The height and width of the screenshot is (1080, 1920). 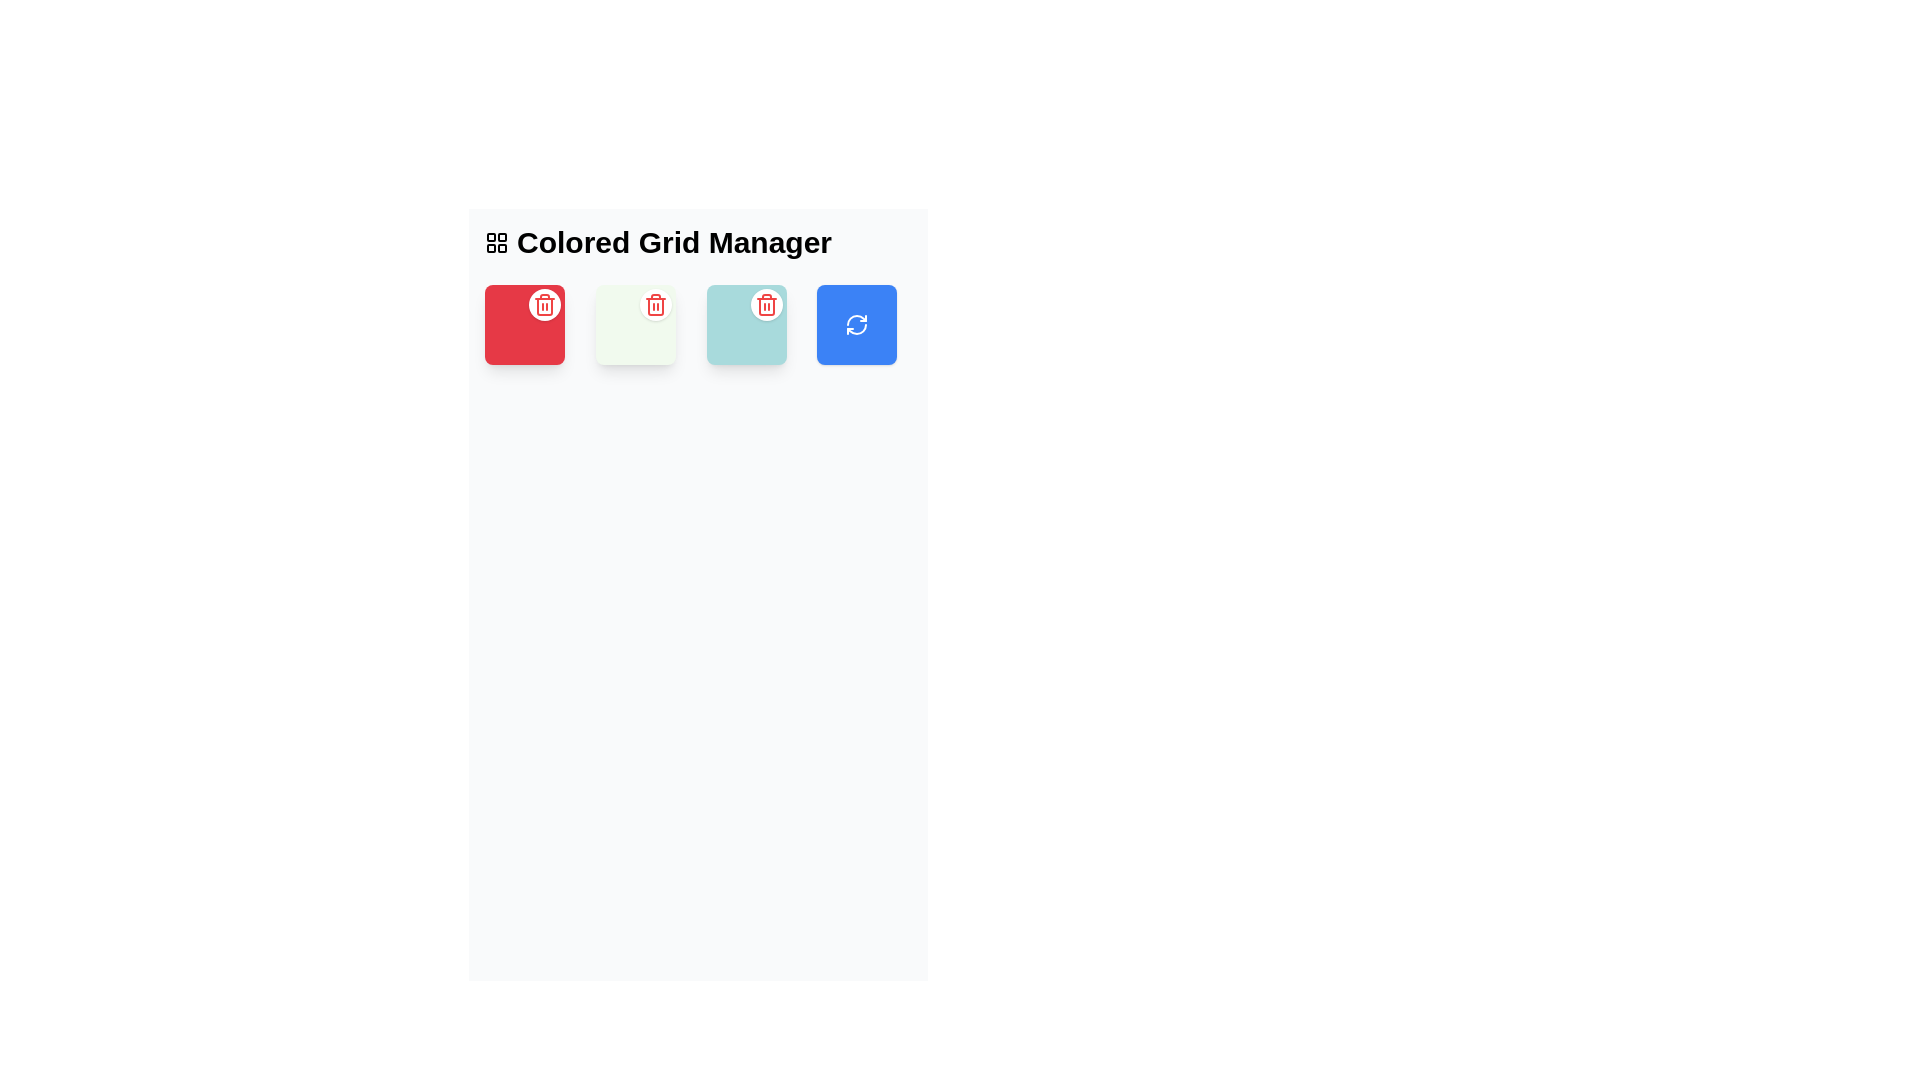 What do you see at coordinates (545, 304) in the screenshot?
I see `the delete button located at the upper-right corner of the first red square card in the Colored Grid Manager` at bounding box center [545, 304].